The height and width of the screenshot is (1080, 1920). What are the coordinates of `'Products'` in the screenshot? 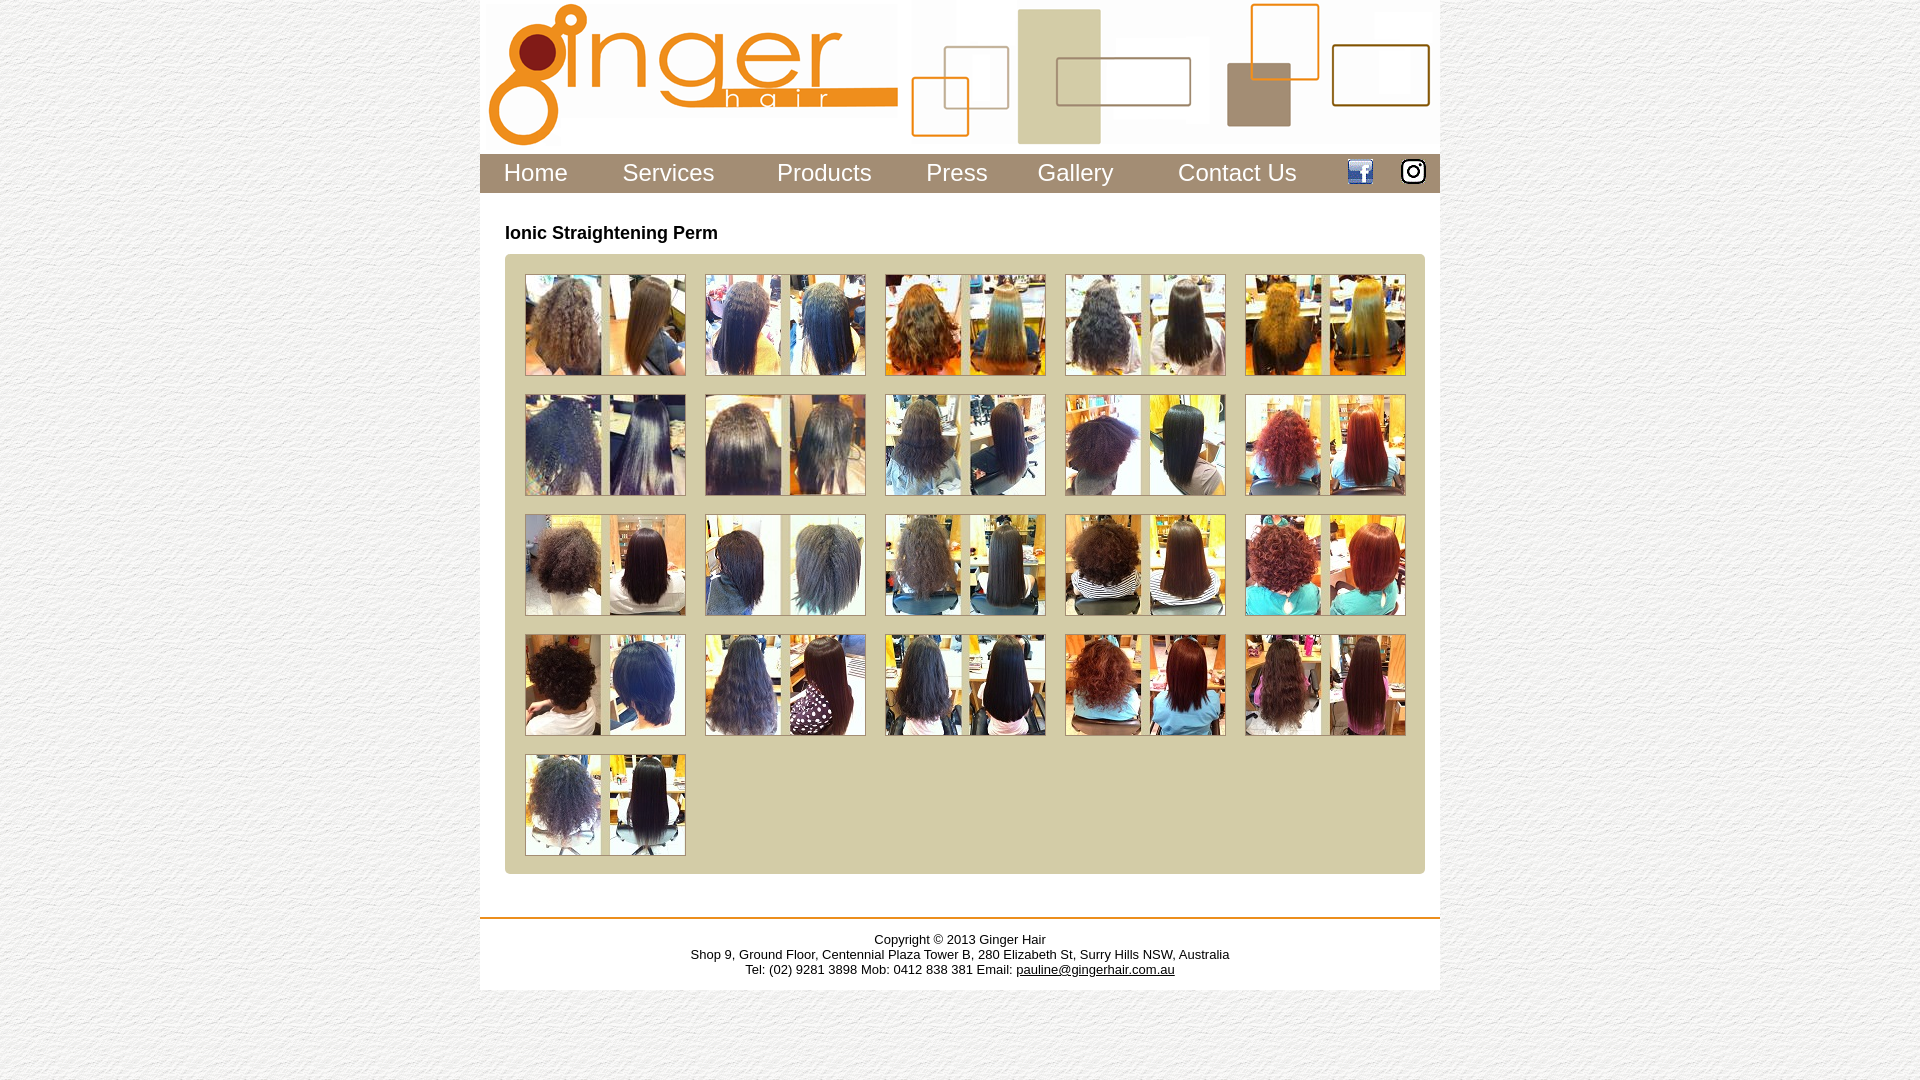 It's located at (776, 171).